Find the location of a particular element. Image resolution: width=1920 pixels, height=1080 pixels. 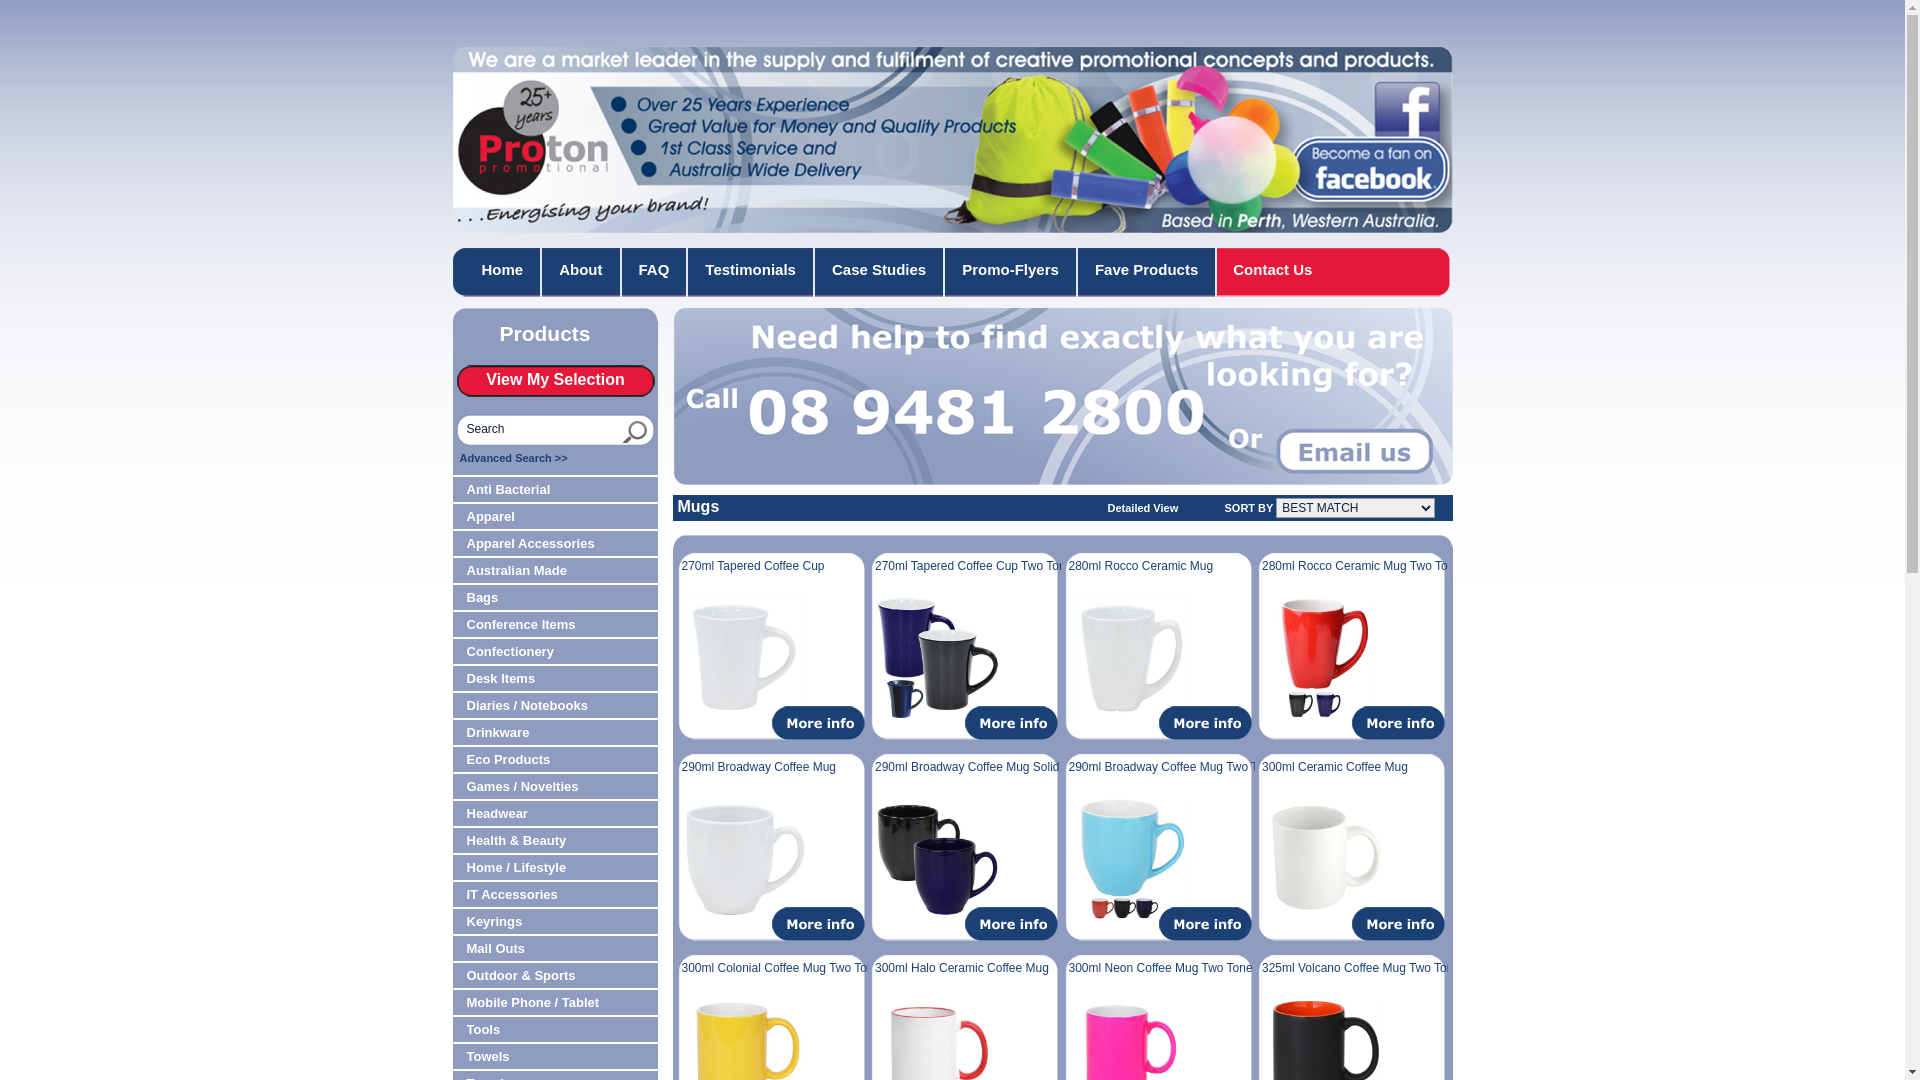

'FAQ' is located at coordinates (655, 272).